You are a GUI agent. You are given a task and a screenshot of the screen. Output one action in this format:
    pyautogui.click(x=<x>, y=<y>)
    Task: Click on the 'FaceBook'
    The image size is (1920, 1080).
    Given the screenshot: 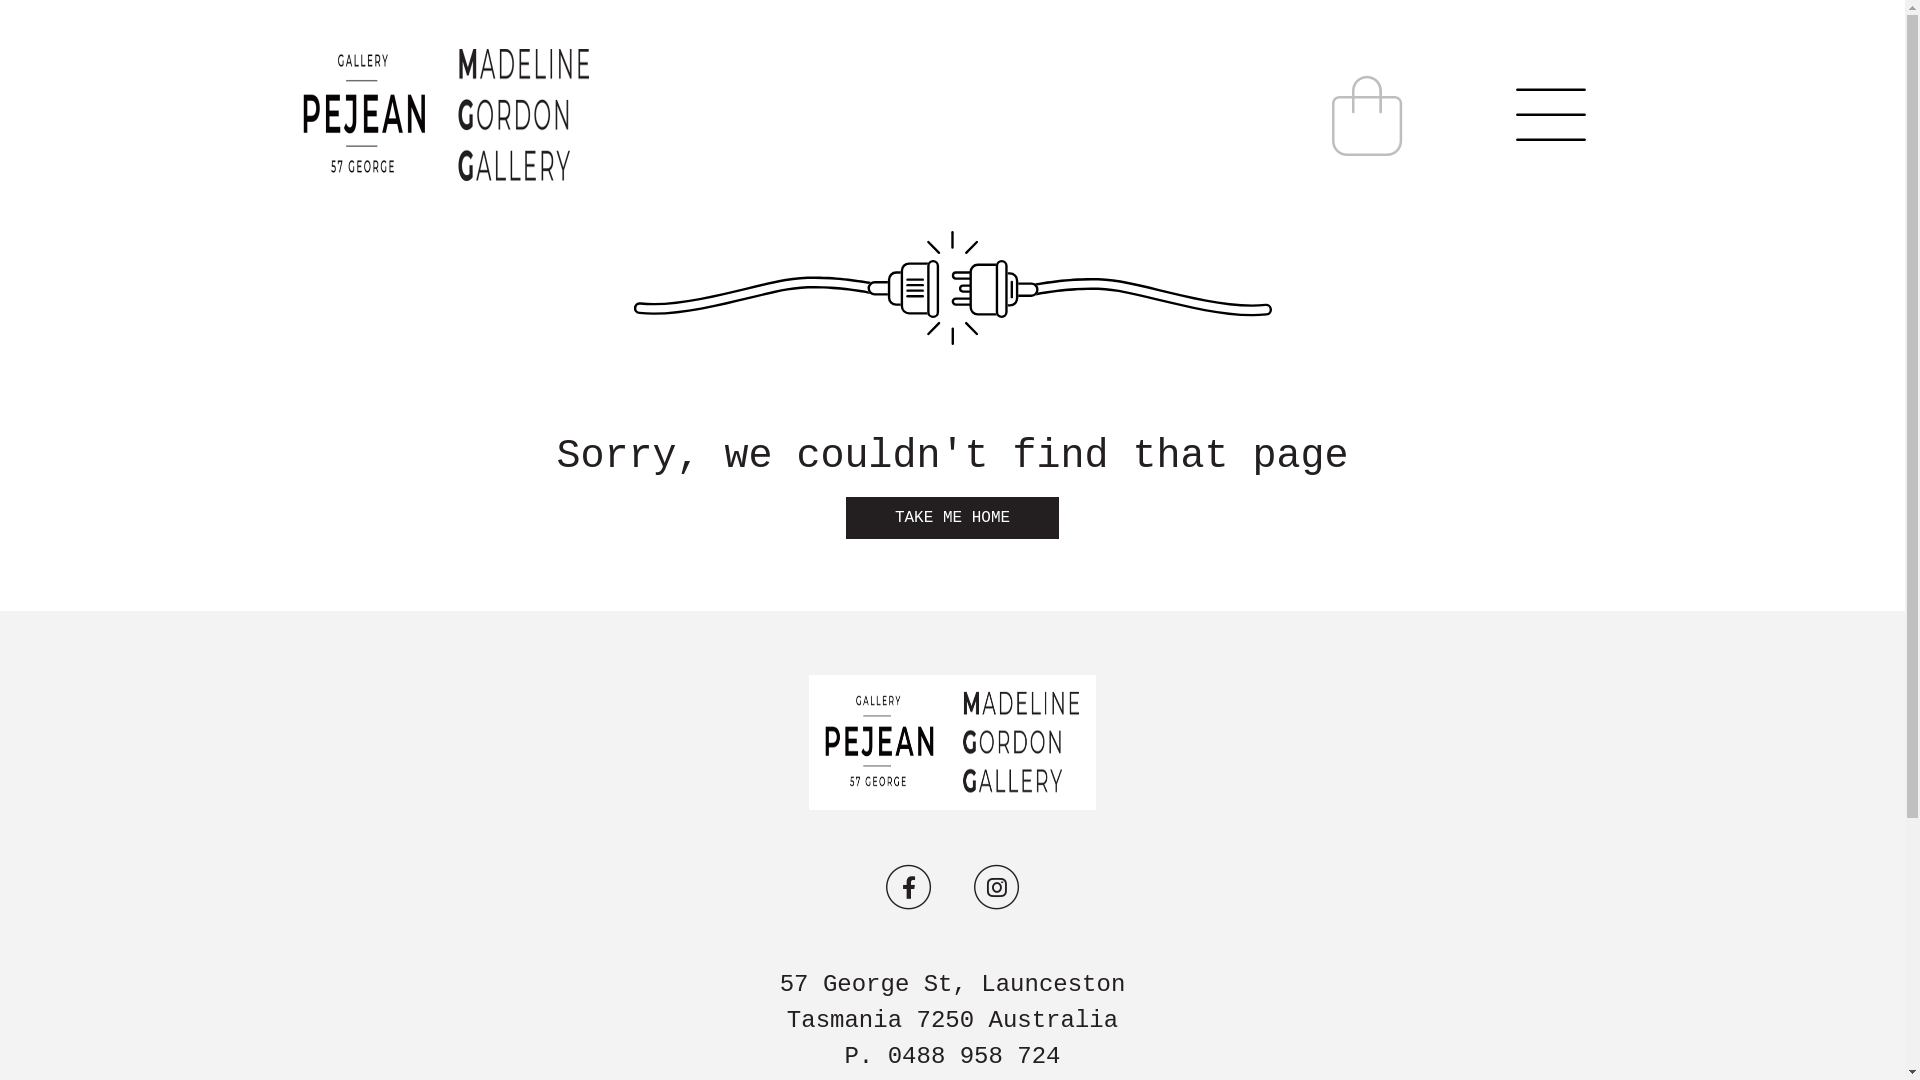 What is the action you would take?
    pyautogui.click(x=906, y=887)
    